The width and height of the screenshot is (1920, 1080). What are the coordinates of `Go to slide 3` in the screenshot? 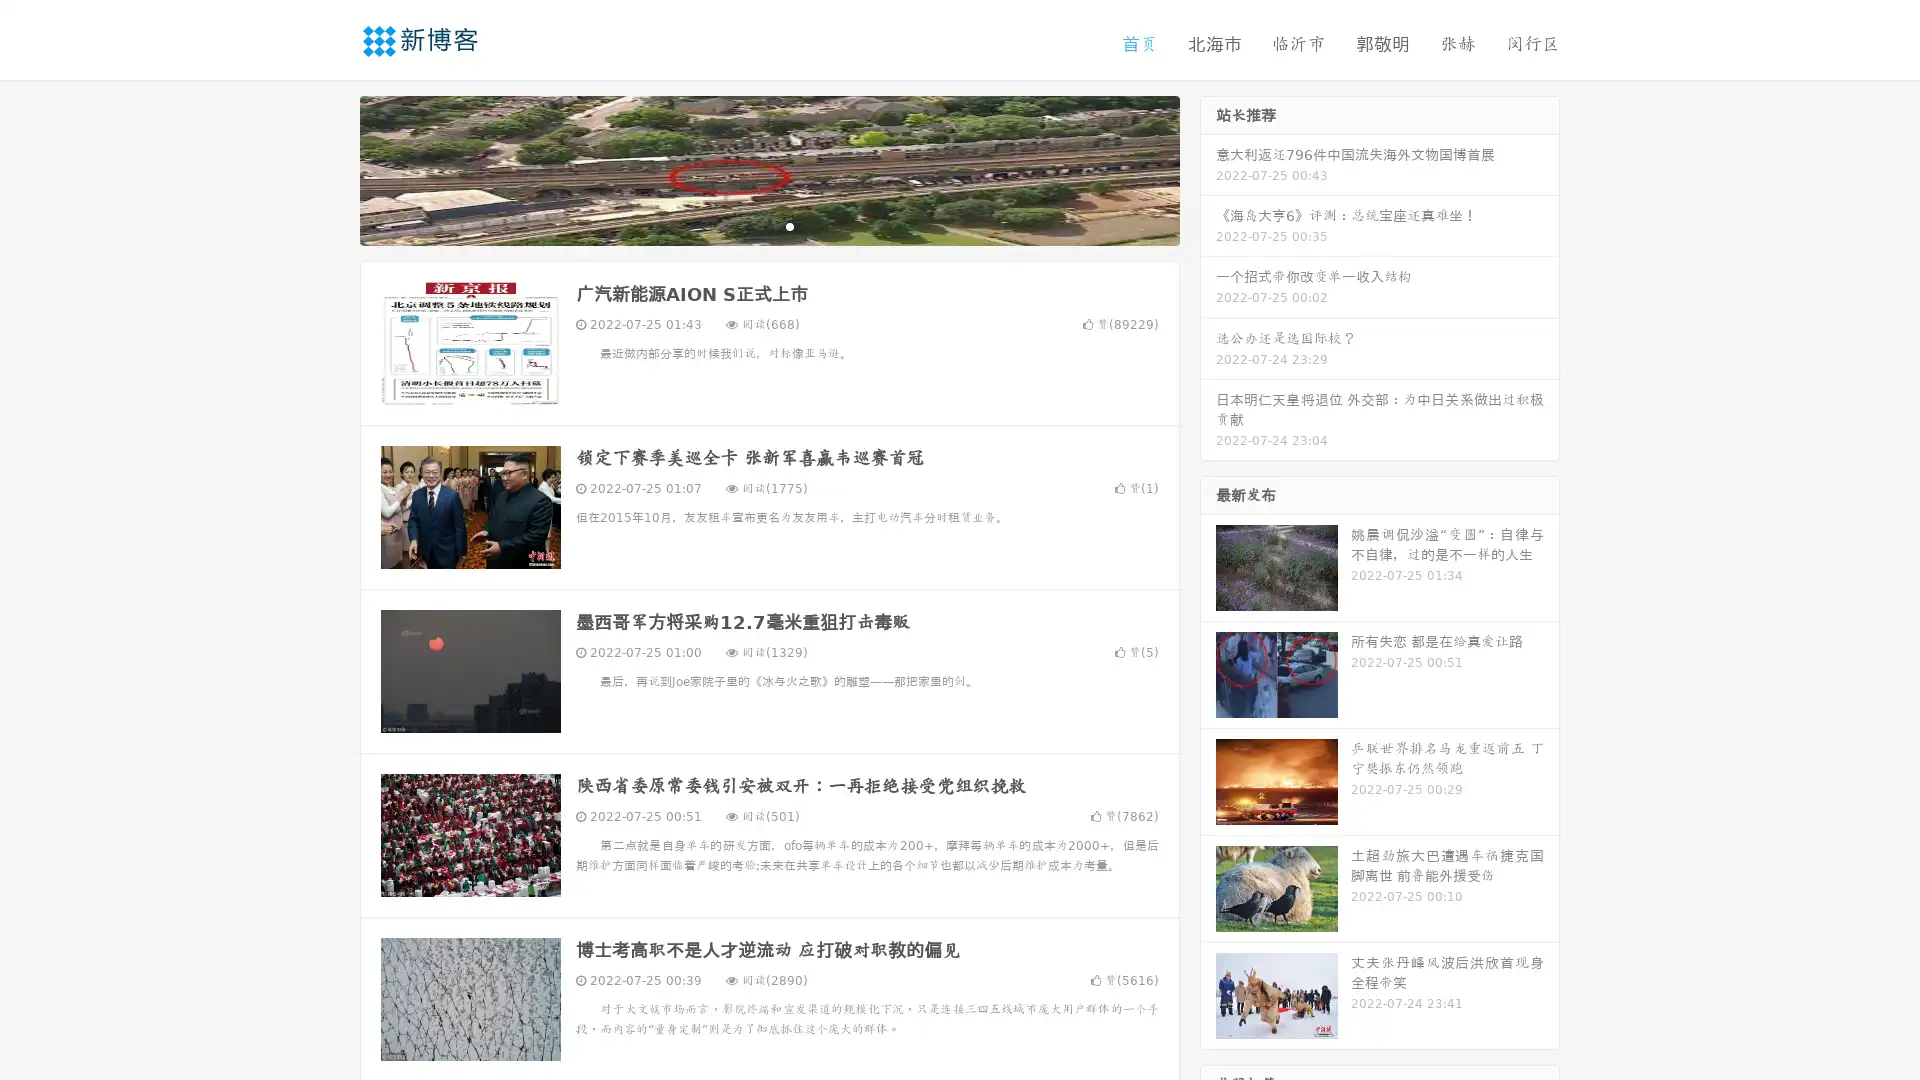 It's located at (789, 225).